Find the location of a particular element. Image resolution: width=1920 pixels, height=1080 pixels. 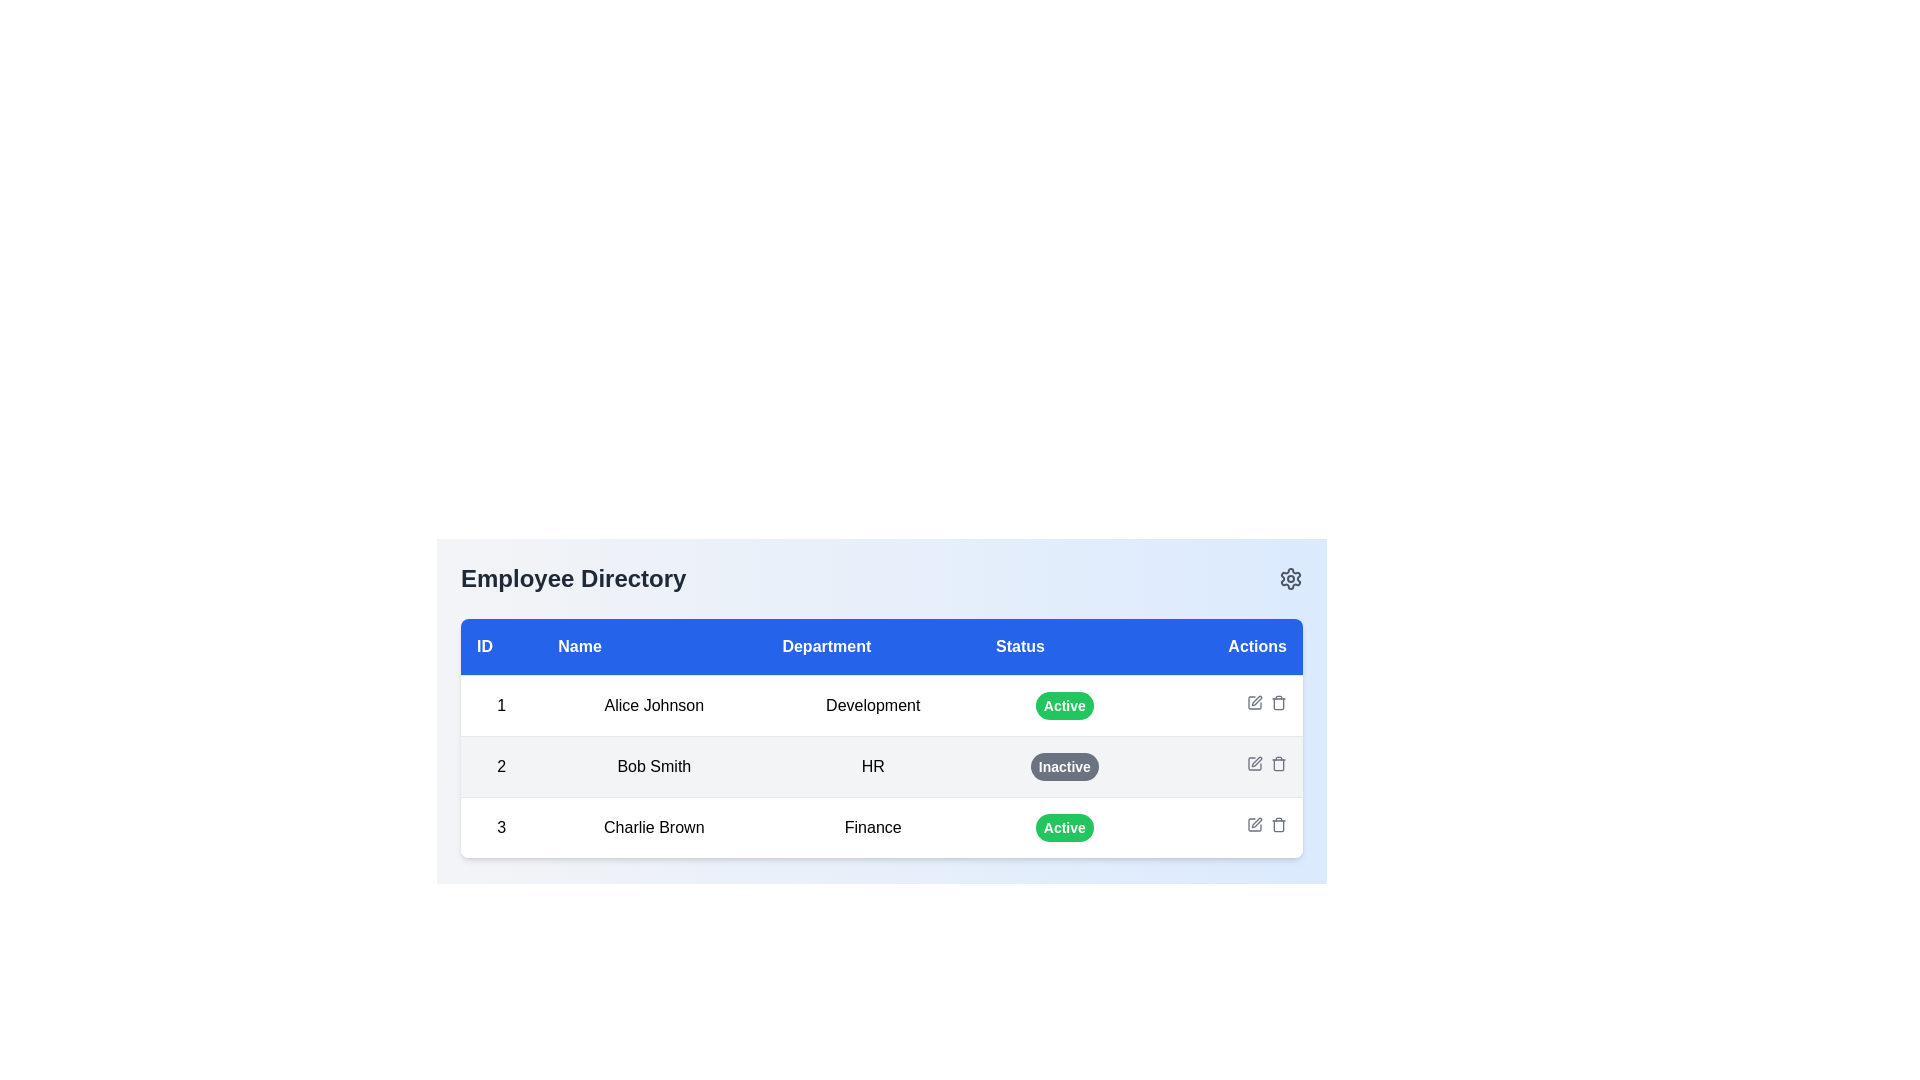

the 'Edit' button/icon in the 'Actions' column of the second row for user 'Bob Smith' is located at coordinates (1253, 763).